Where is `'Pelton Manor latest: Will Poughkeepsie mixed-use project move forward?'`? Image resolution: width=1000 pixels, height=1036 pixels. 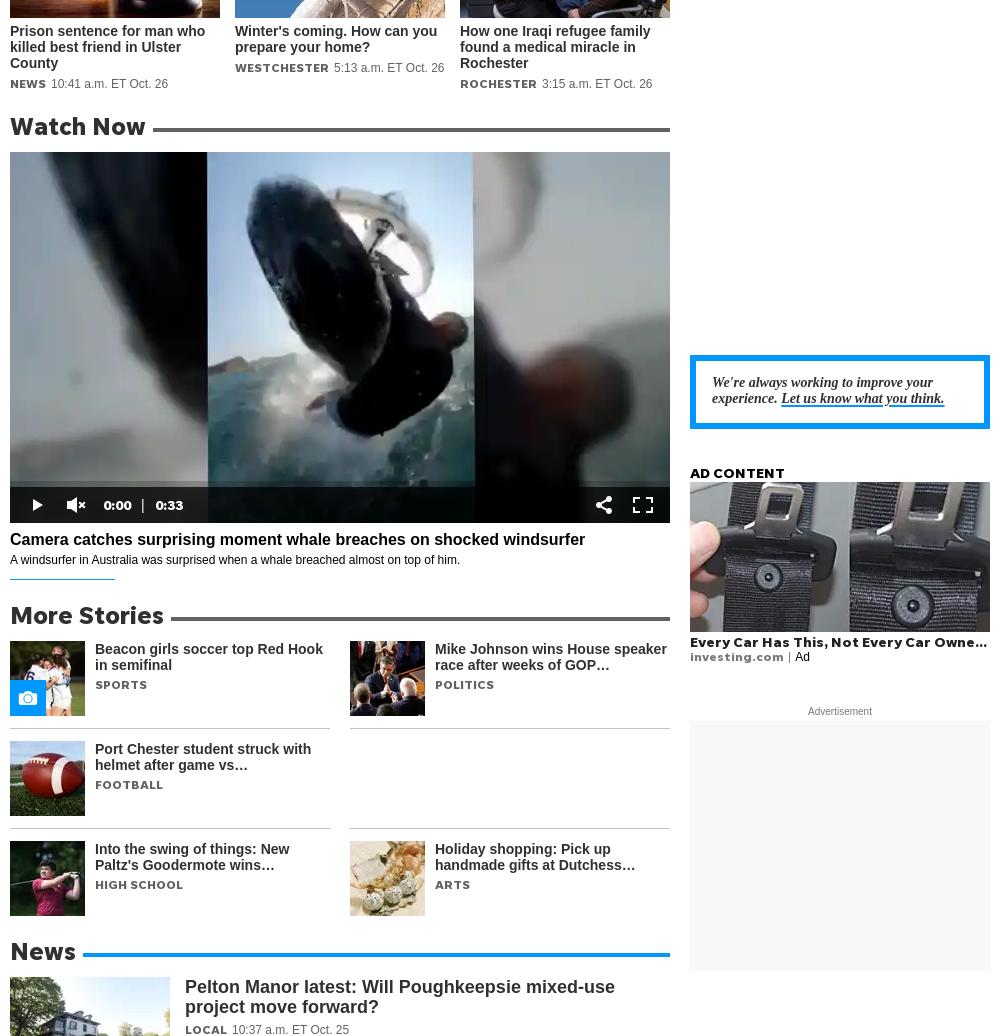 'Pelton Manor latest: Will Poughkeepsie mixed-use project move forward?' is located at coordinates (399, 997).